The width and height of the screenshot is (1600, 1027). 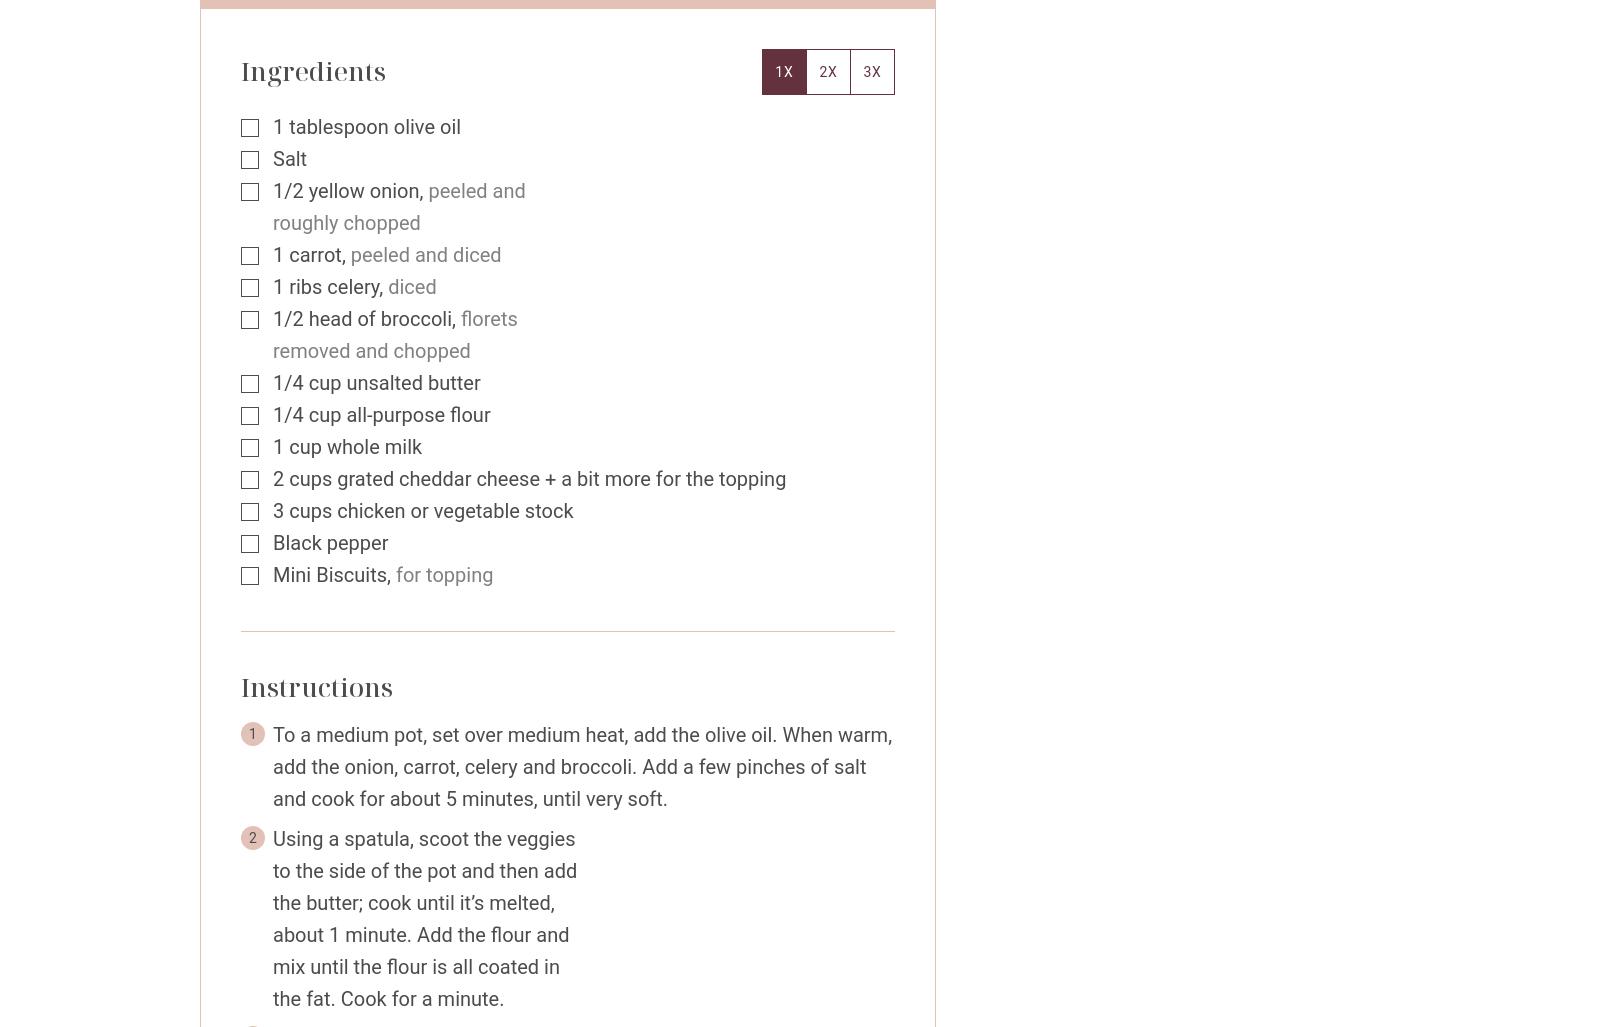 What do you see at coordinates (363, 188) in the screenshot?
I see `'yellow onion'` at bounding box center [363, 188].